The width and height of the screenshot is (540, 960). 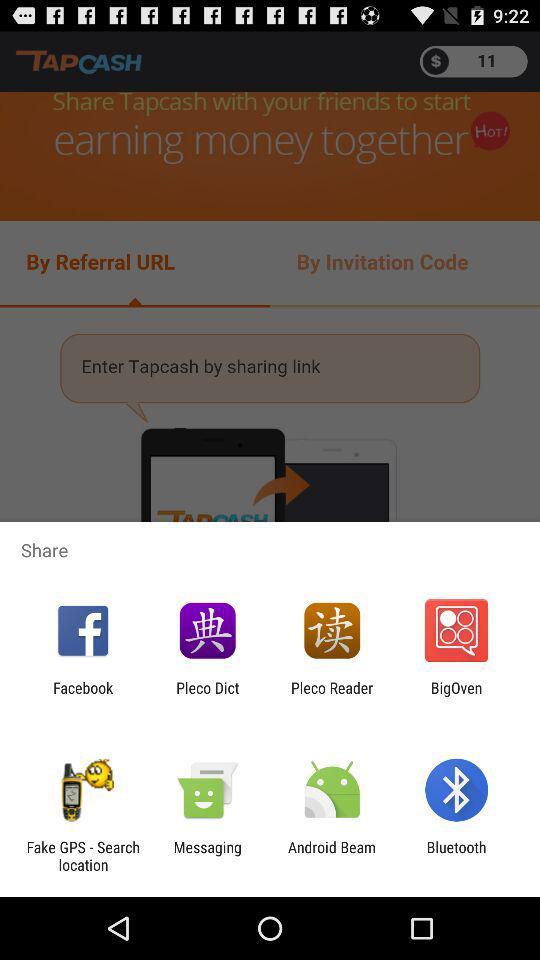 What do you see at coordinates (206, 696) in the screenshot?
I see `the icon next to pleco reader icon` at bounding box center [206, 696].